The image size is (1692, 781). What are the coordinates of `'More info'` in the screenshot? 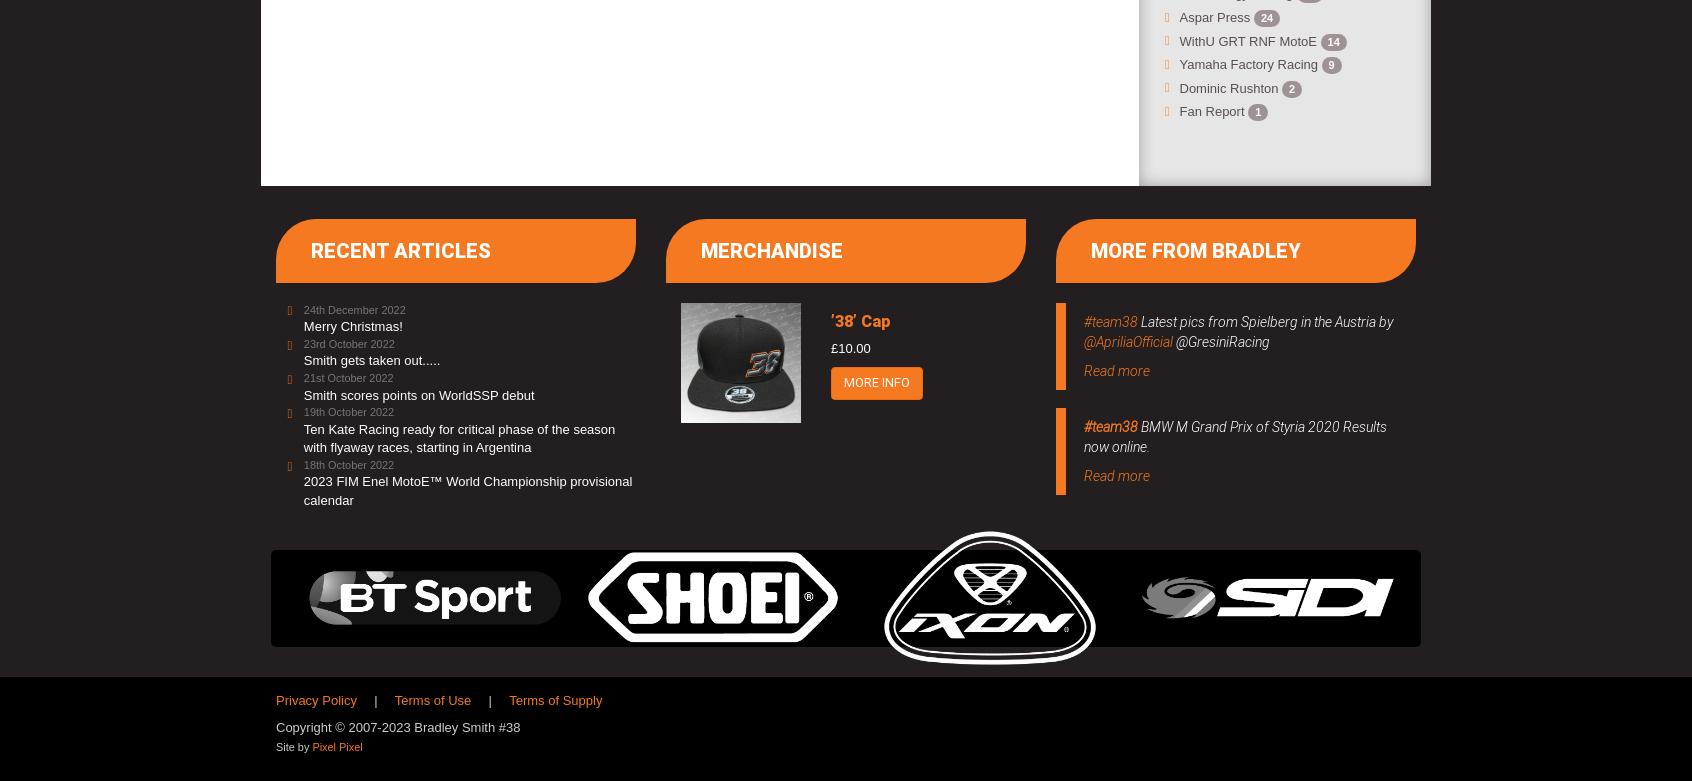 It's located at (843, 382).